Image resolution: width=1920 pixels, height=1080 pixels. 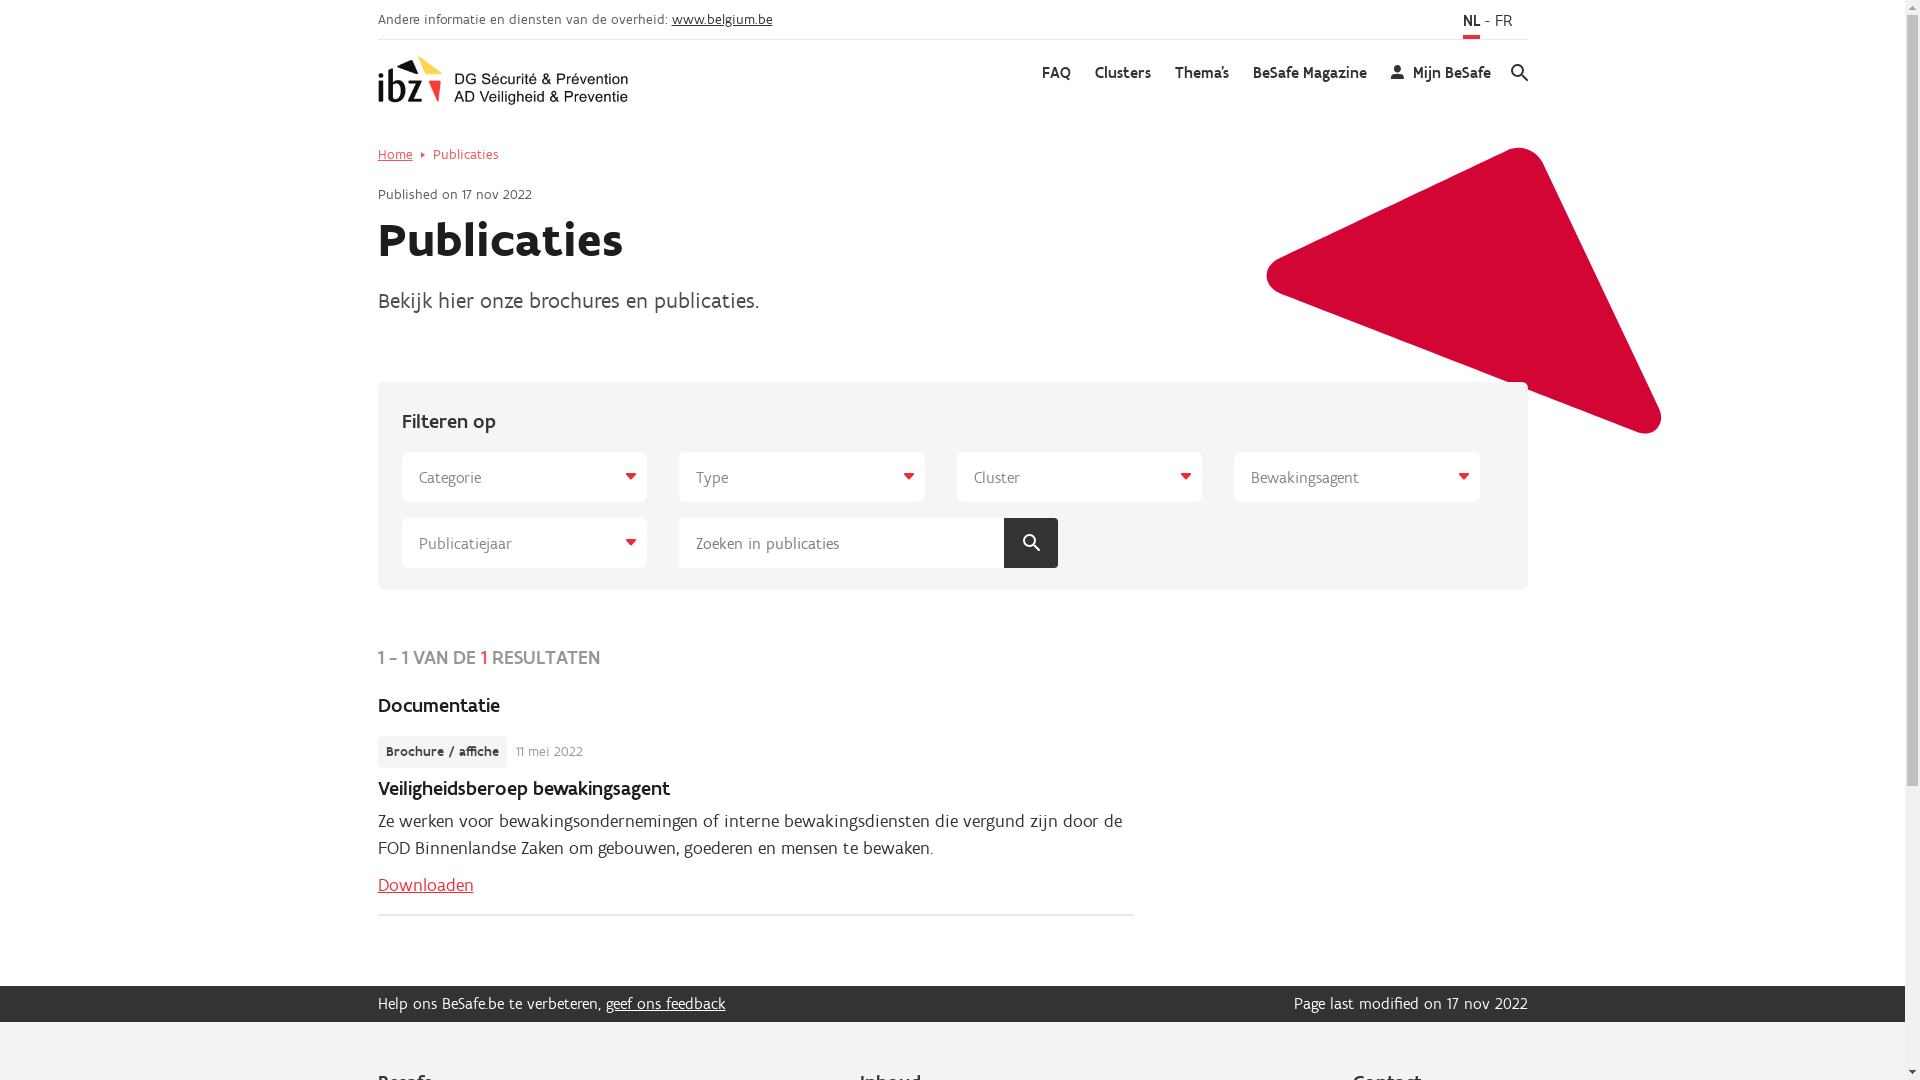 I want to click on 'Home', so click(x=395, y=153).